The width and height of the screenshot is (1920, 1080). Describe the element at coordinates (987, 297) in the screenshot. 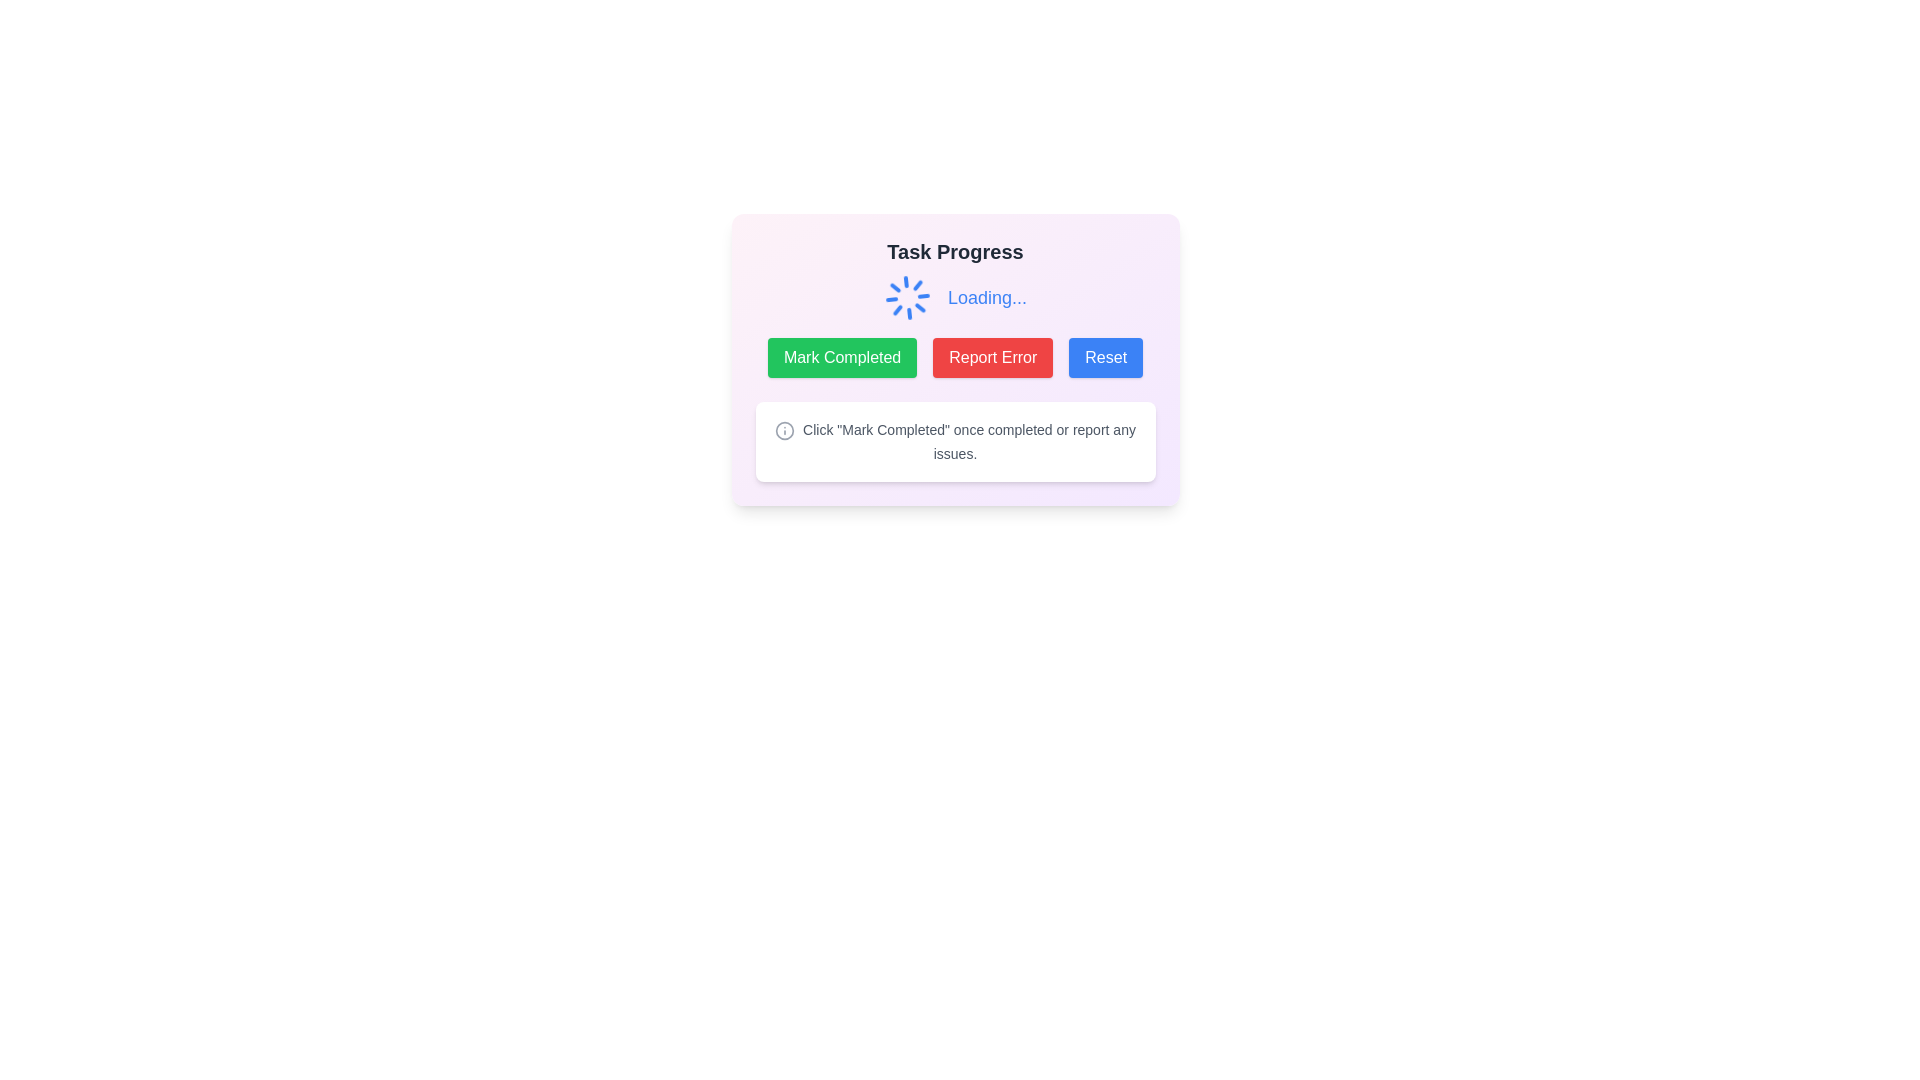

I see `text label displaying 'Loading...' which is positioned centrally within the interface, immediately to the right of a spinning loader animation, to understand the current status` at that location.